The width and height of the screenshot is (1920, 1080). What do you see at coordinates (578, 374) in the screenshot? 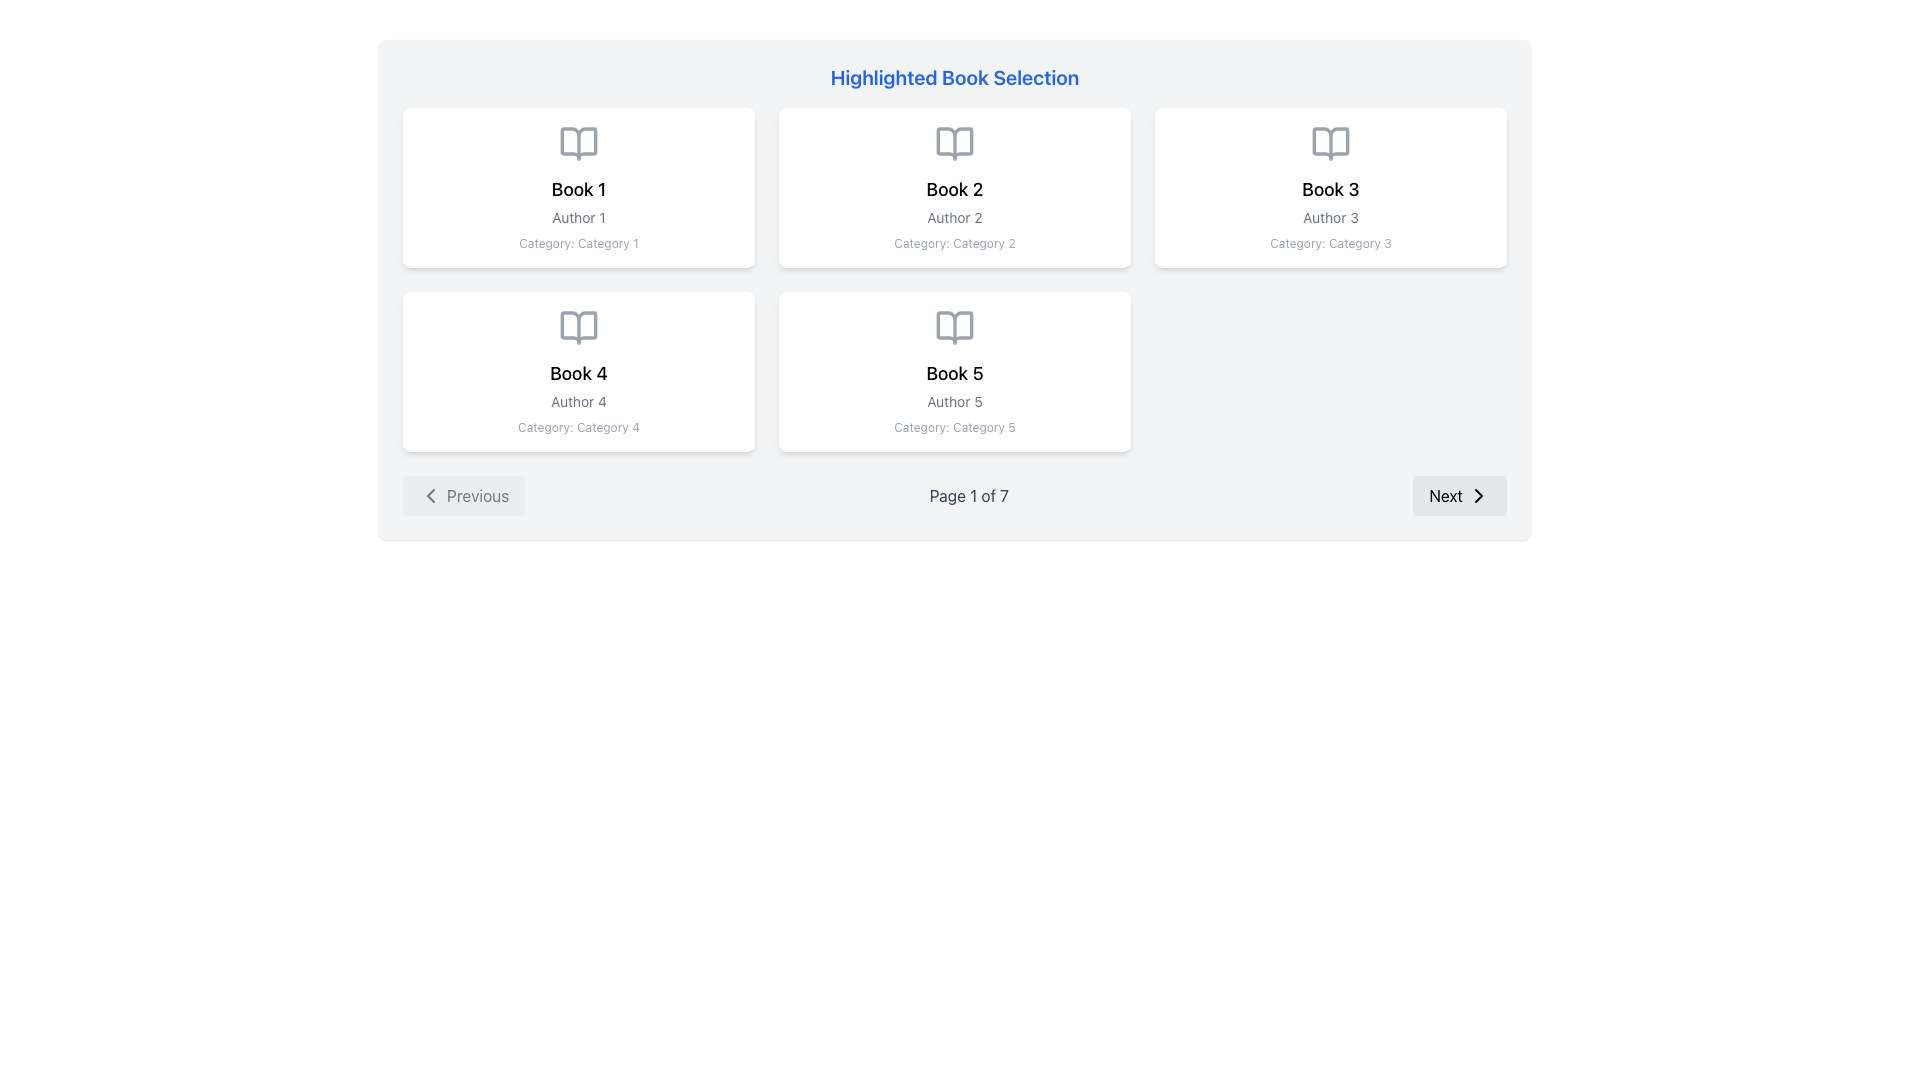
I see `the text label that displays the title of the book, located within the third card of a two-by-two grid layout, situated below the icon and above the text 'Author 4'` at bounding box center [578, 374].